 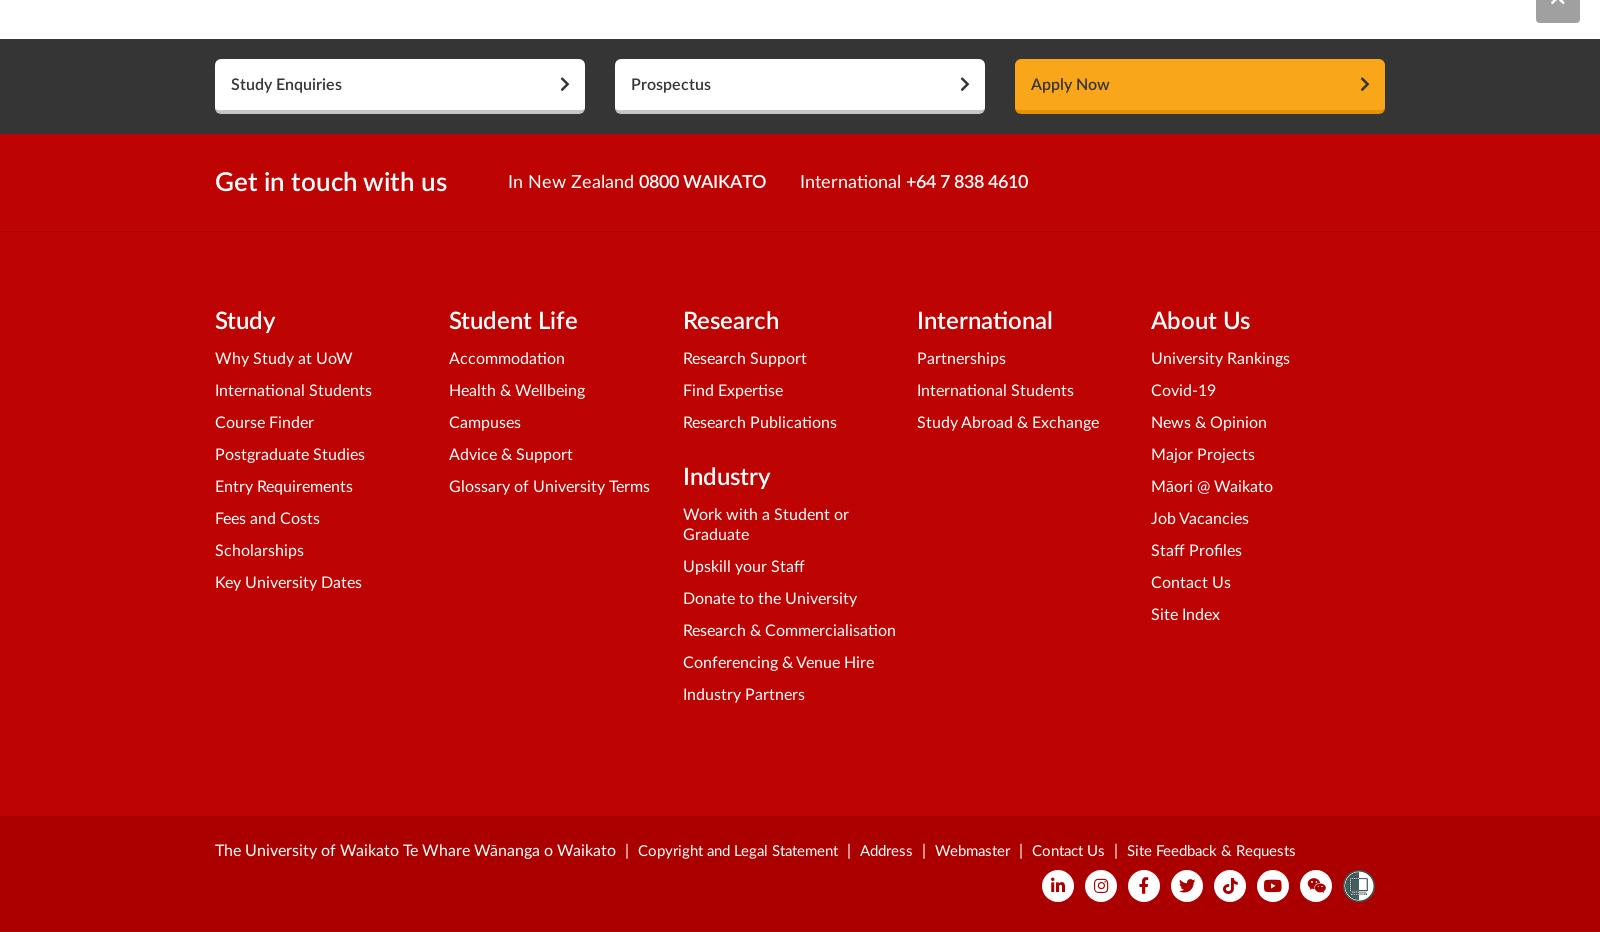 What do you see at coordinates (215, 582) in the screenshot?
I see `'Key University Dates'` at bounding box center [215, 582].